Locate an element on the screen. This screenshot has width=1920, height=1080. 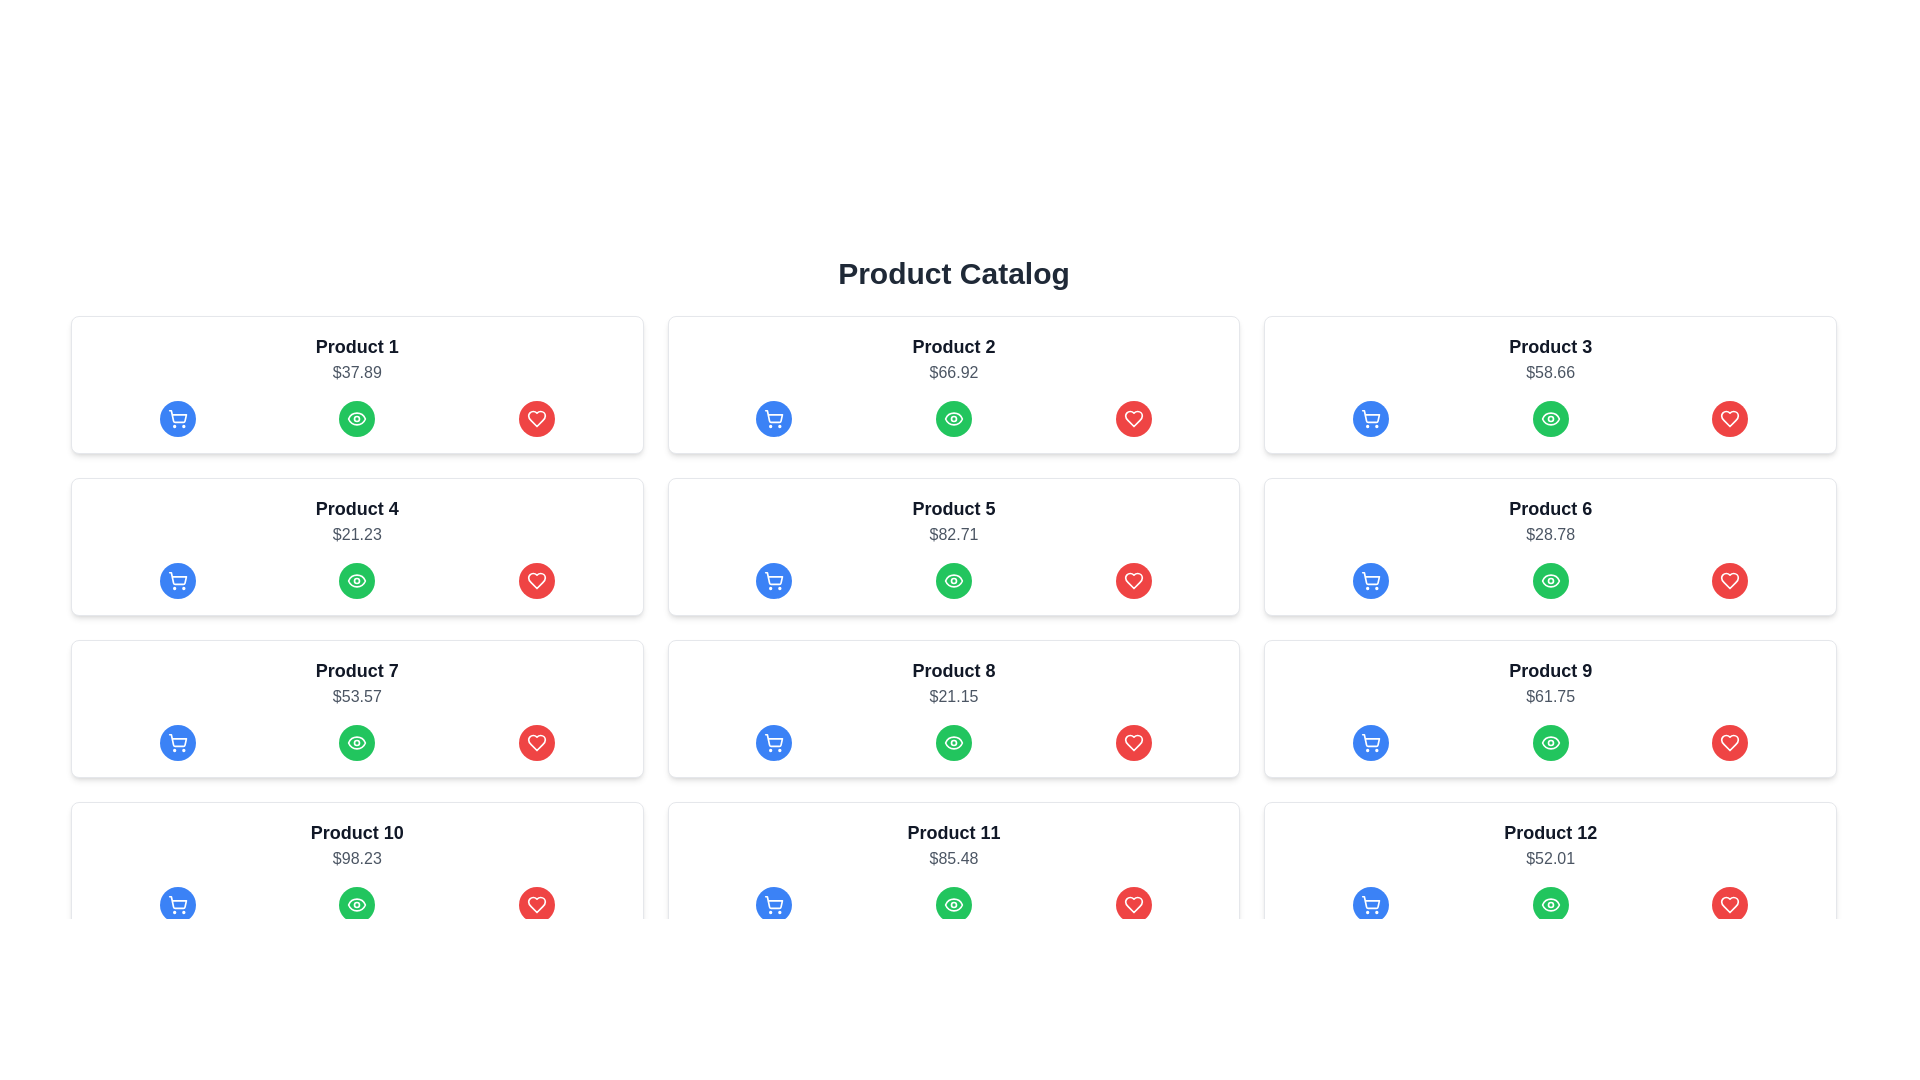
the circular green button with a white eye icon for 'view' functionality, located as the second button in the action buttons group for 'Product 3' in the top-right corner of the product grid is located at coordinates (1549, 418).